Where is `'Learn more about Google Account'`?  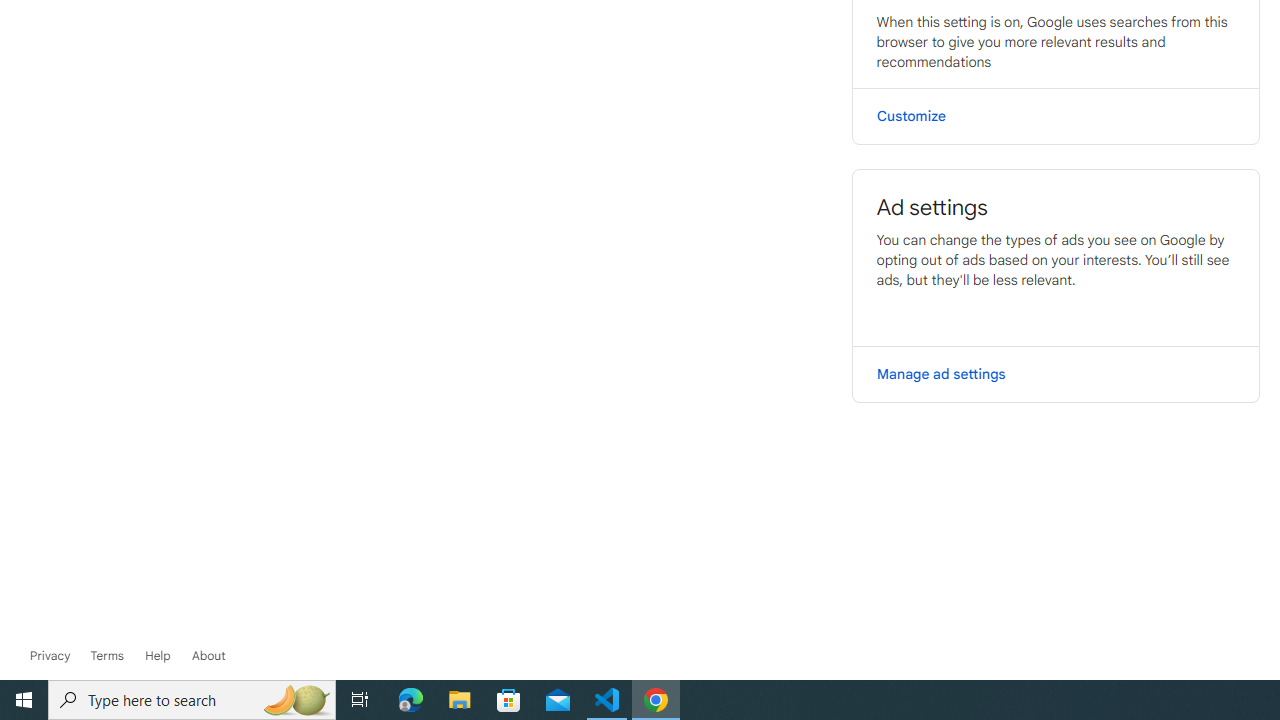
'Learn more about Google Account' is located at coordinates (208, 655).